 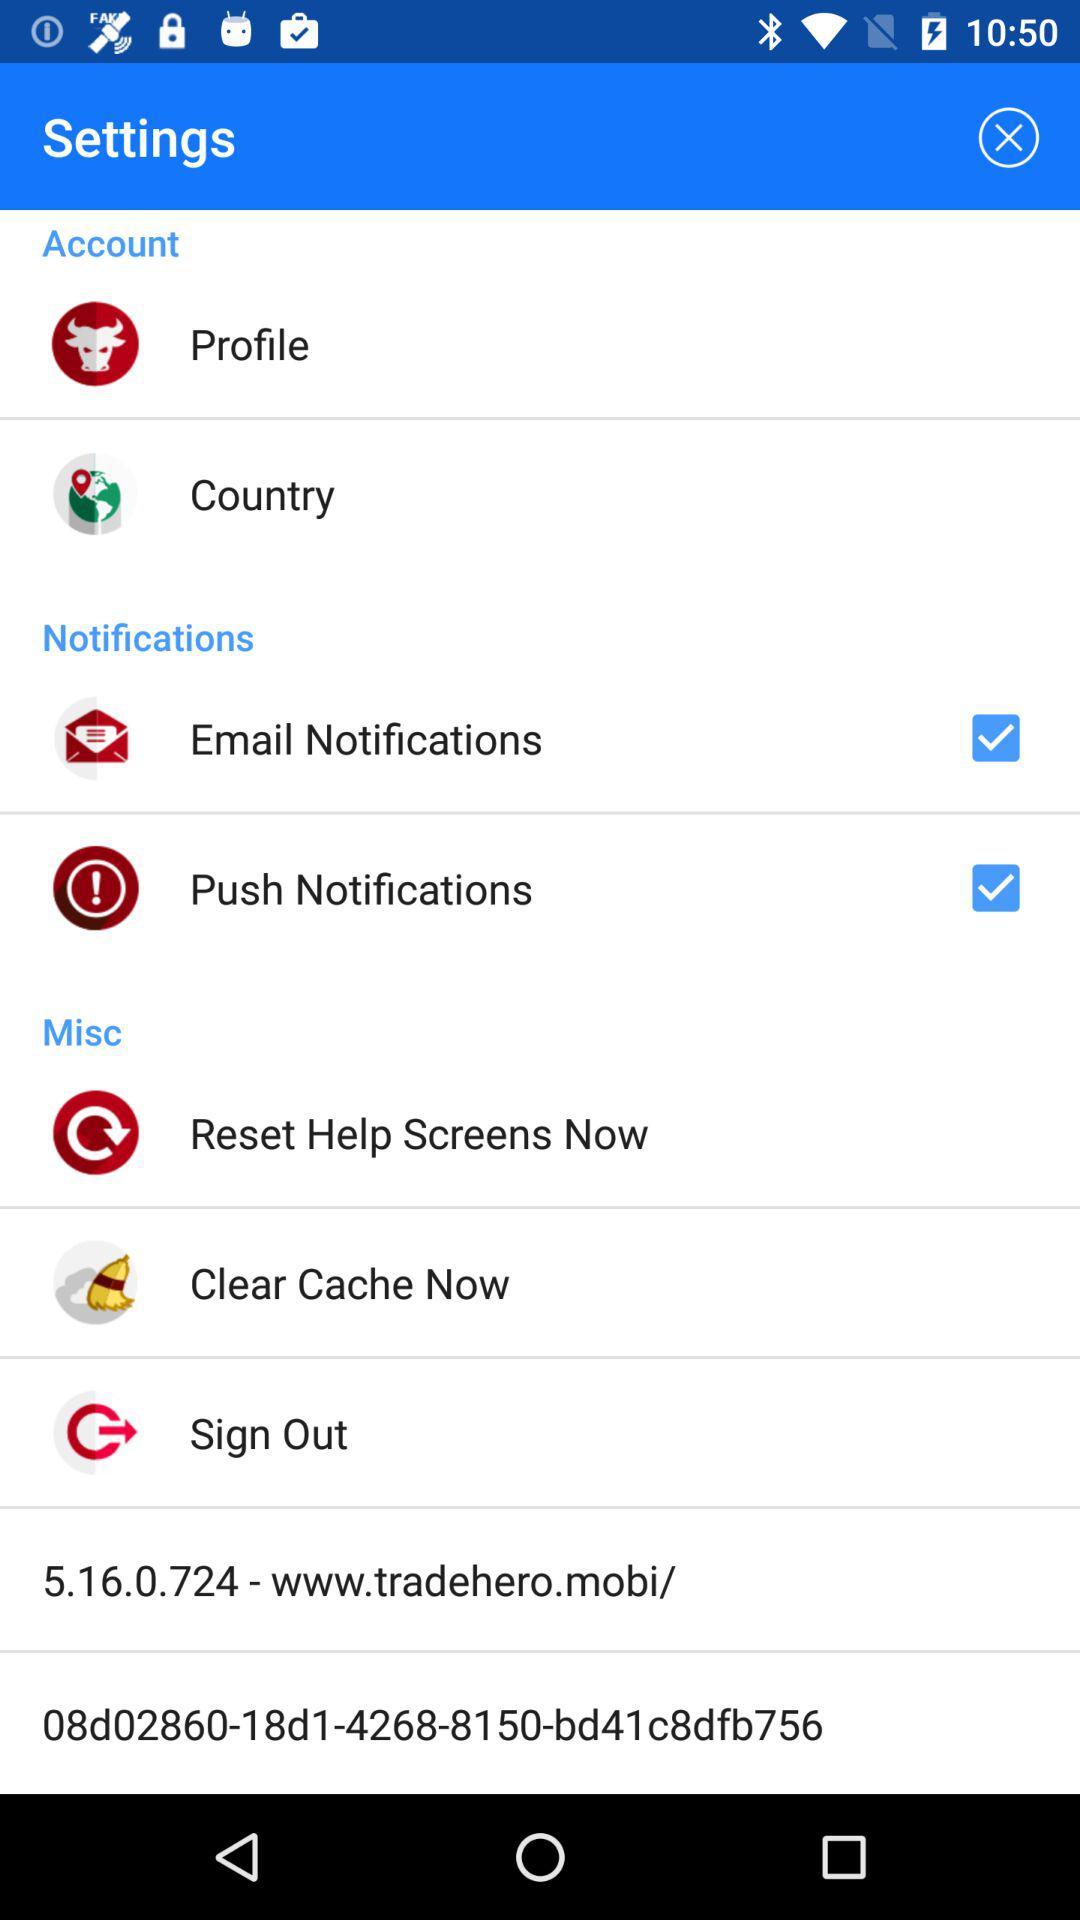 I want to click on push notifications icon, so click(x=361, y=887).